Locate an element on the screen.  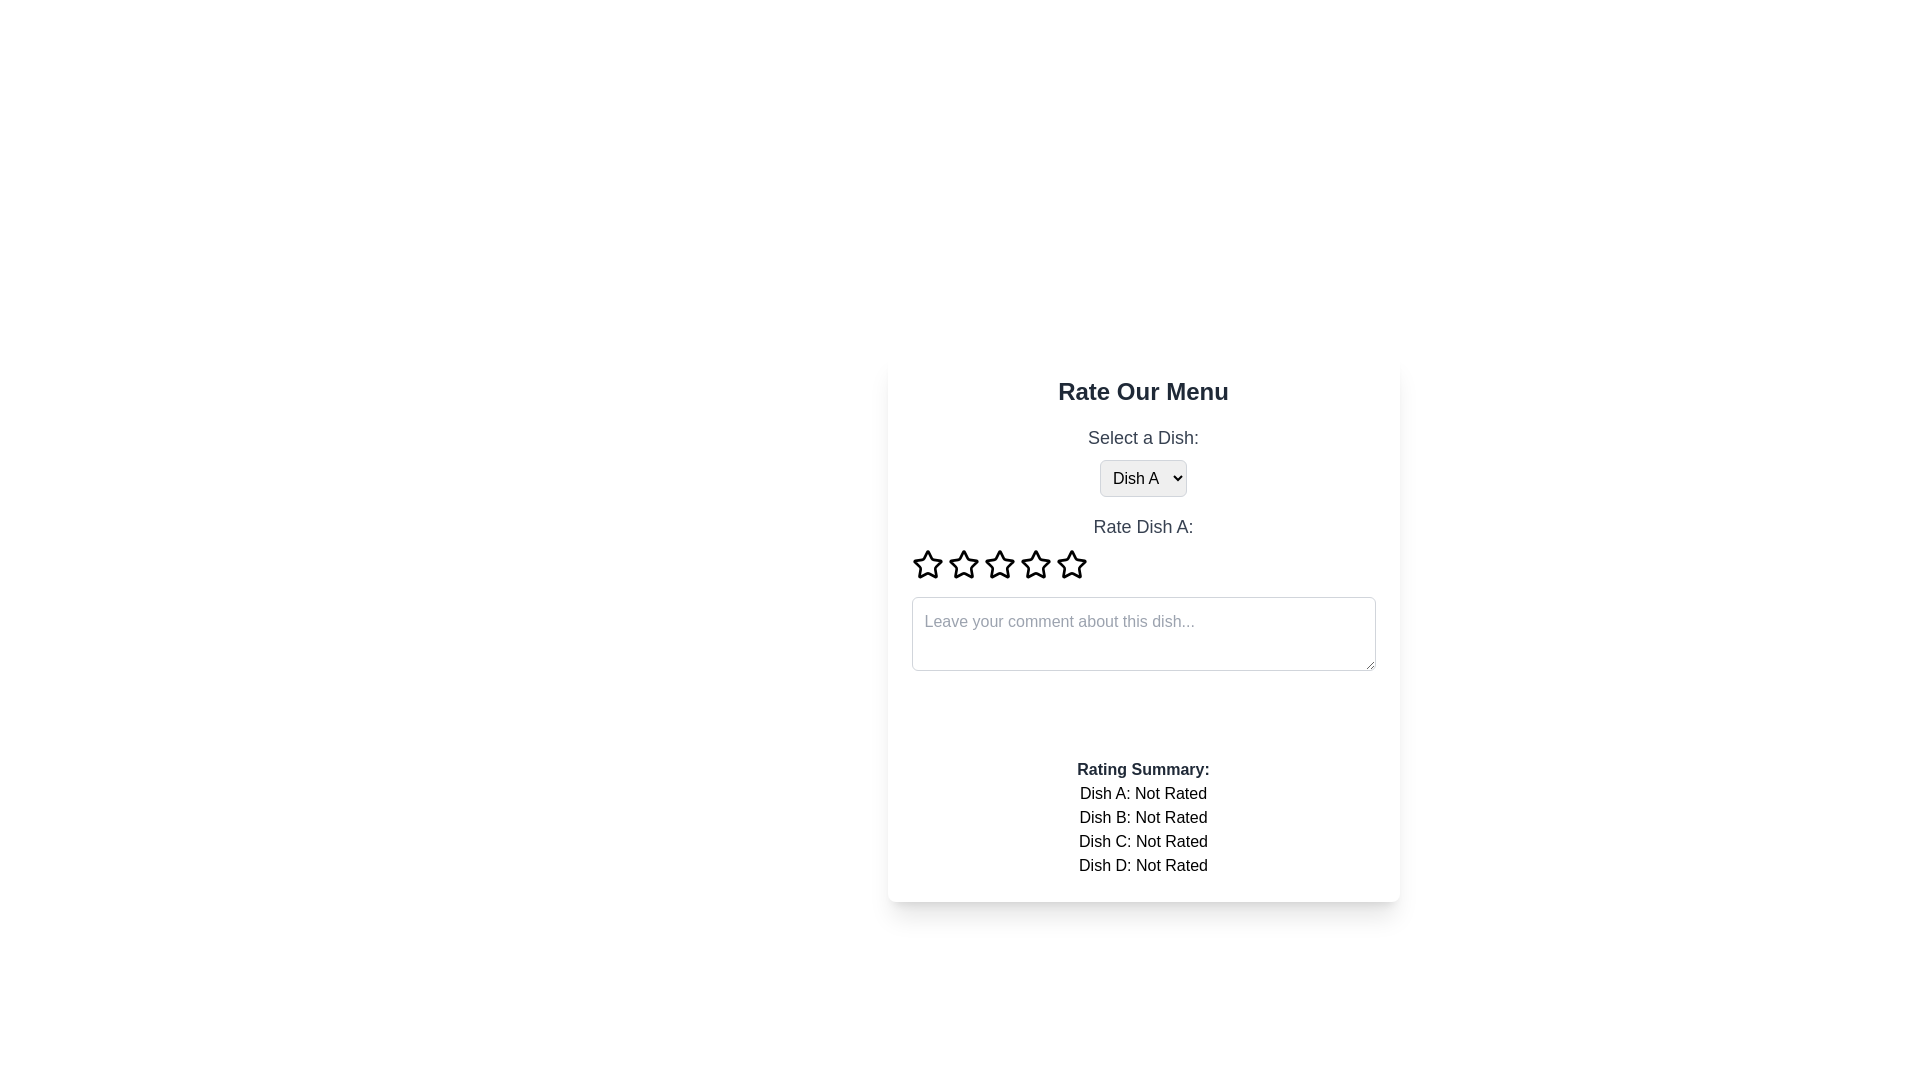
the third star icon in the five-star rating system below the label 'Rate Dish A' is located at coordinates (1035, 564).